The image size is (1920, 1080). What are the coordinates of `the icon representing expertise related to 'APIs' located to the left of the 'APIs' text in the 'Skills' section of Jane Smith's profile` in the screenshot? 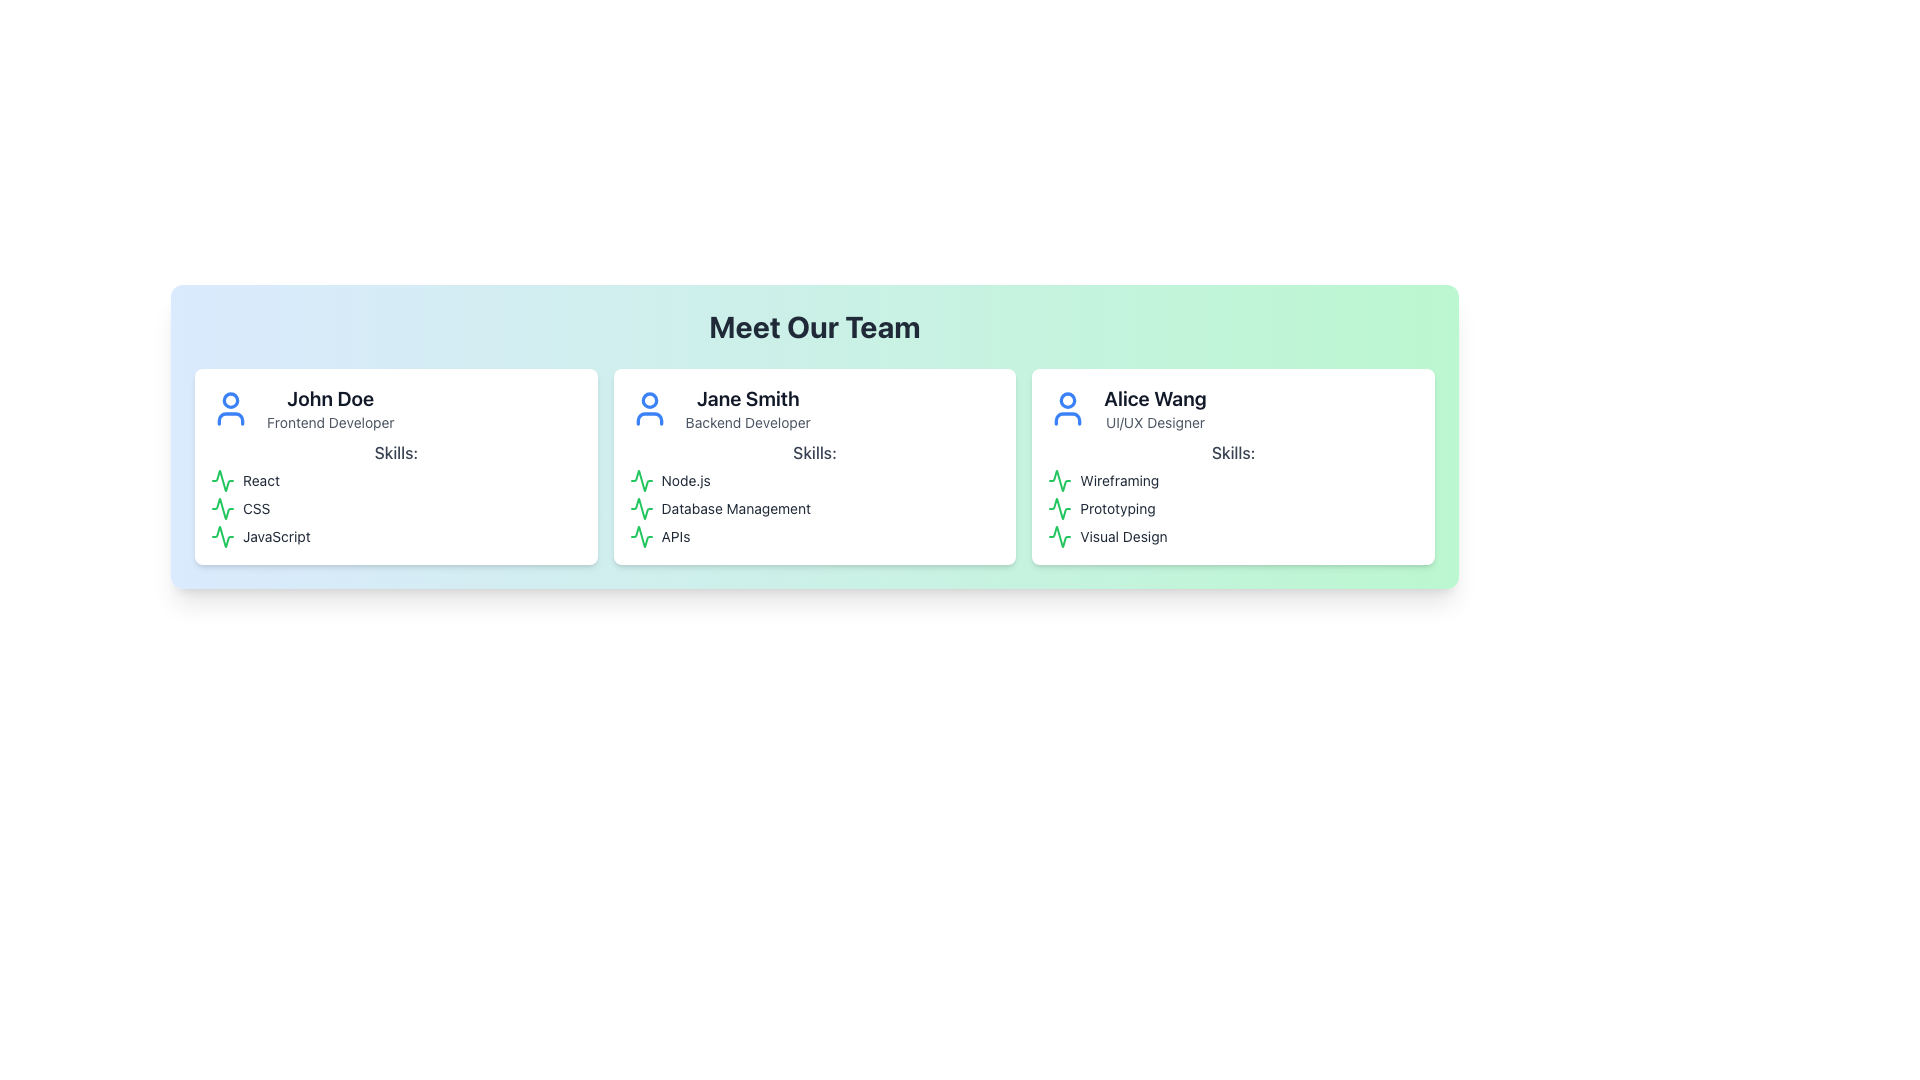 It's located at (641, 535).